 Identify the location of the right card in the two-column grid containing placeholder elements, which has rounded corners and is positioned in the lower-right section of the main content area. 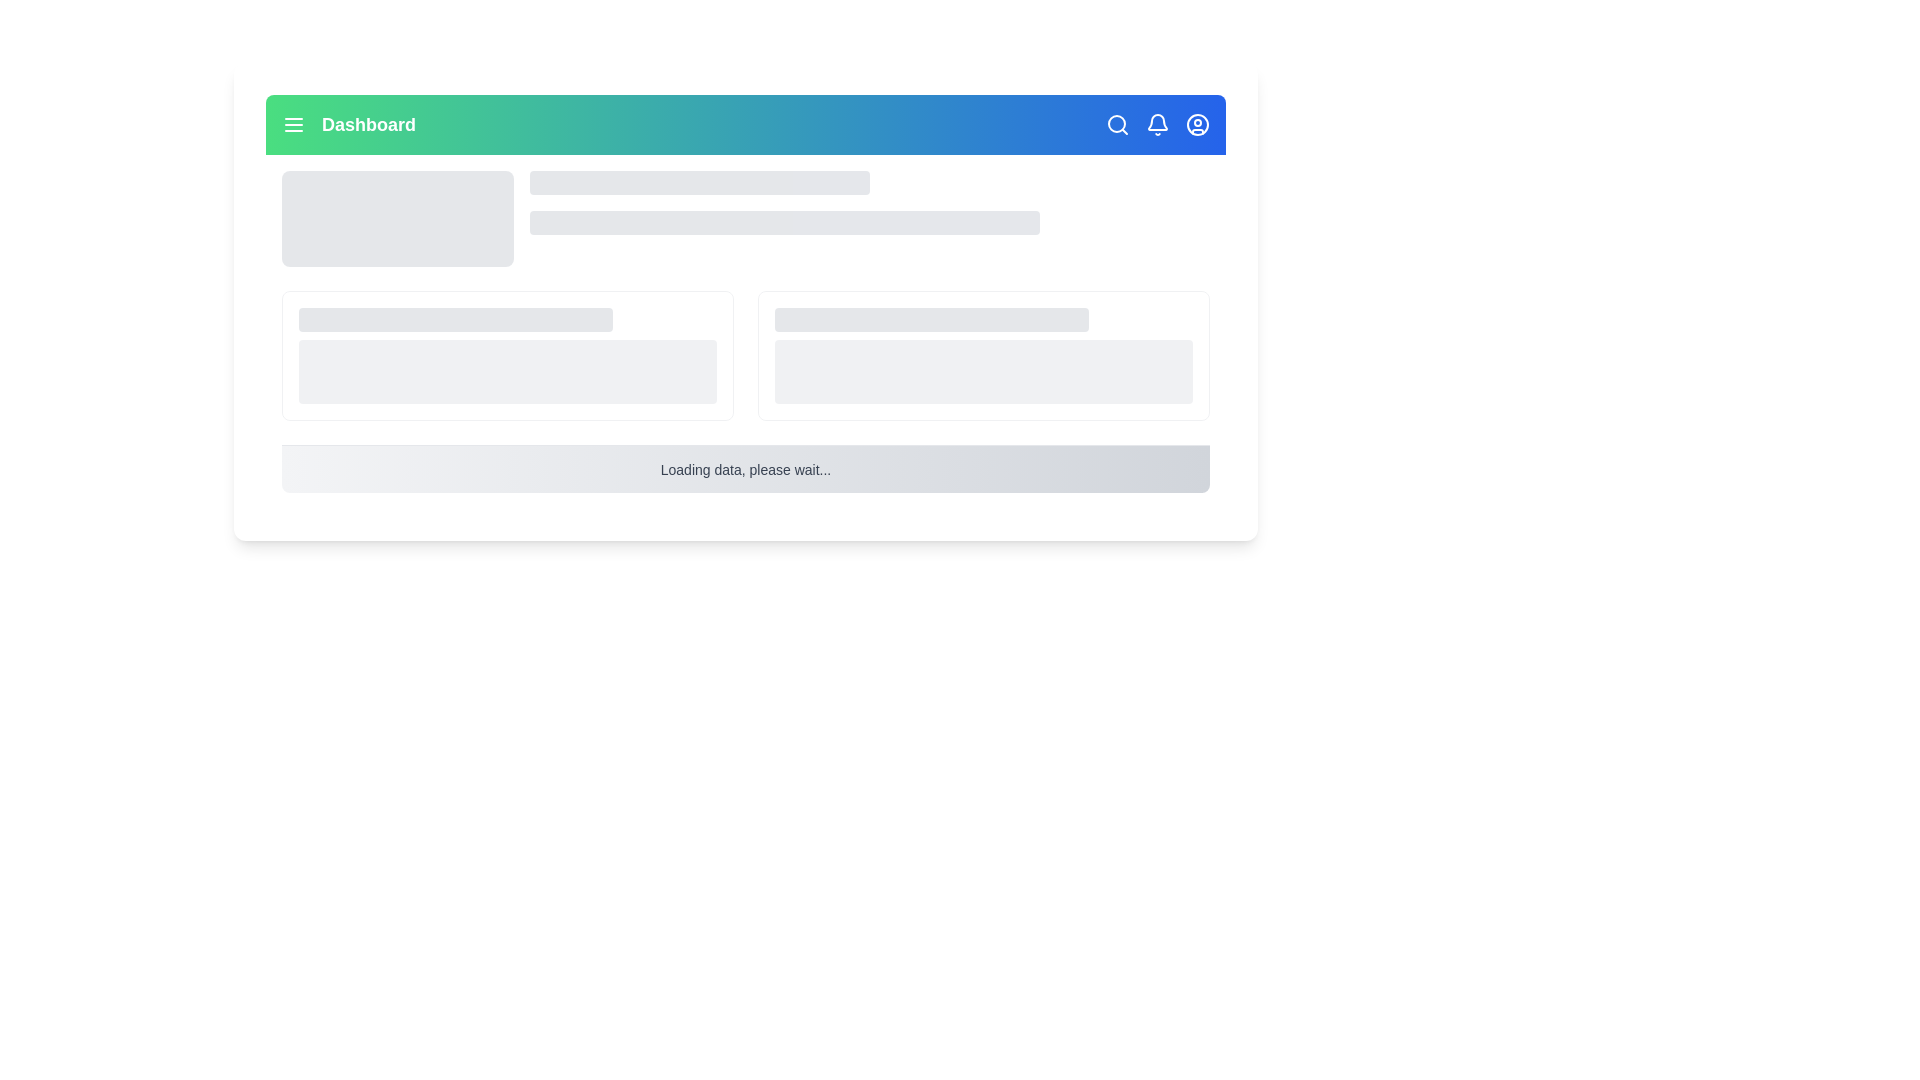
(983, 354).